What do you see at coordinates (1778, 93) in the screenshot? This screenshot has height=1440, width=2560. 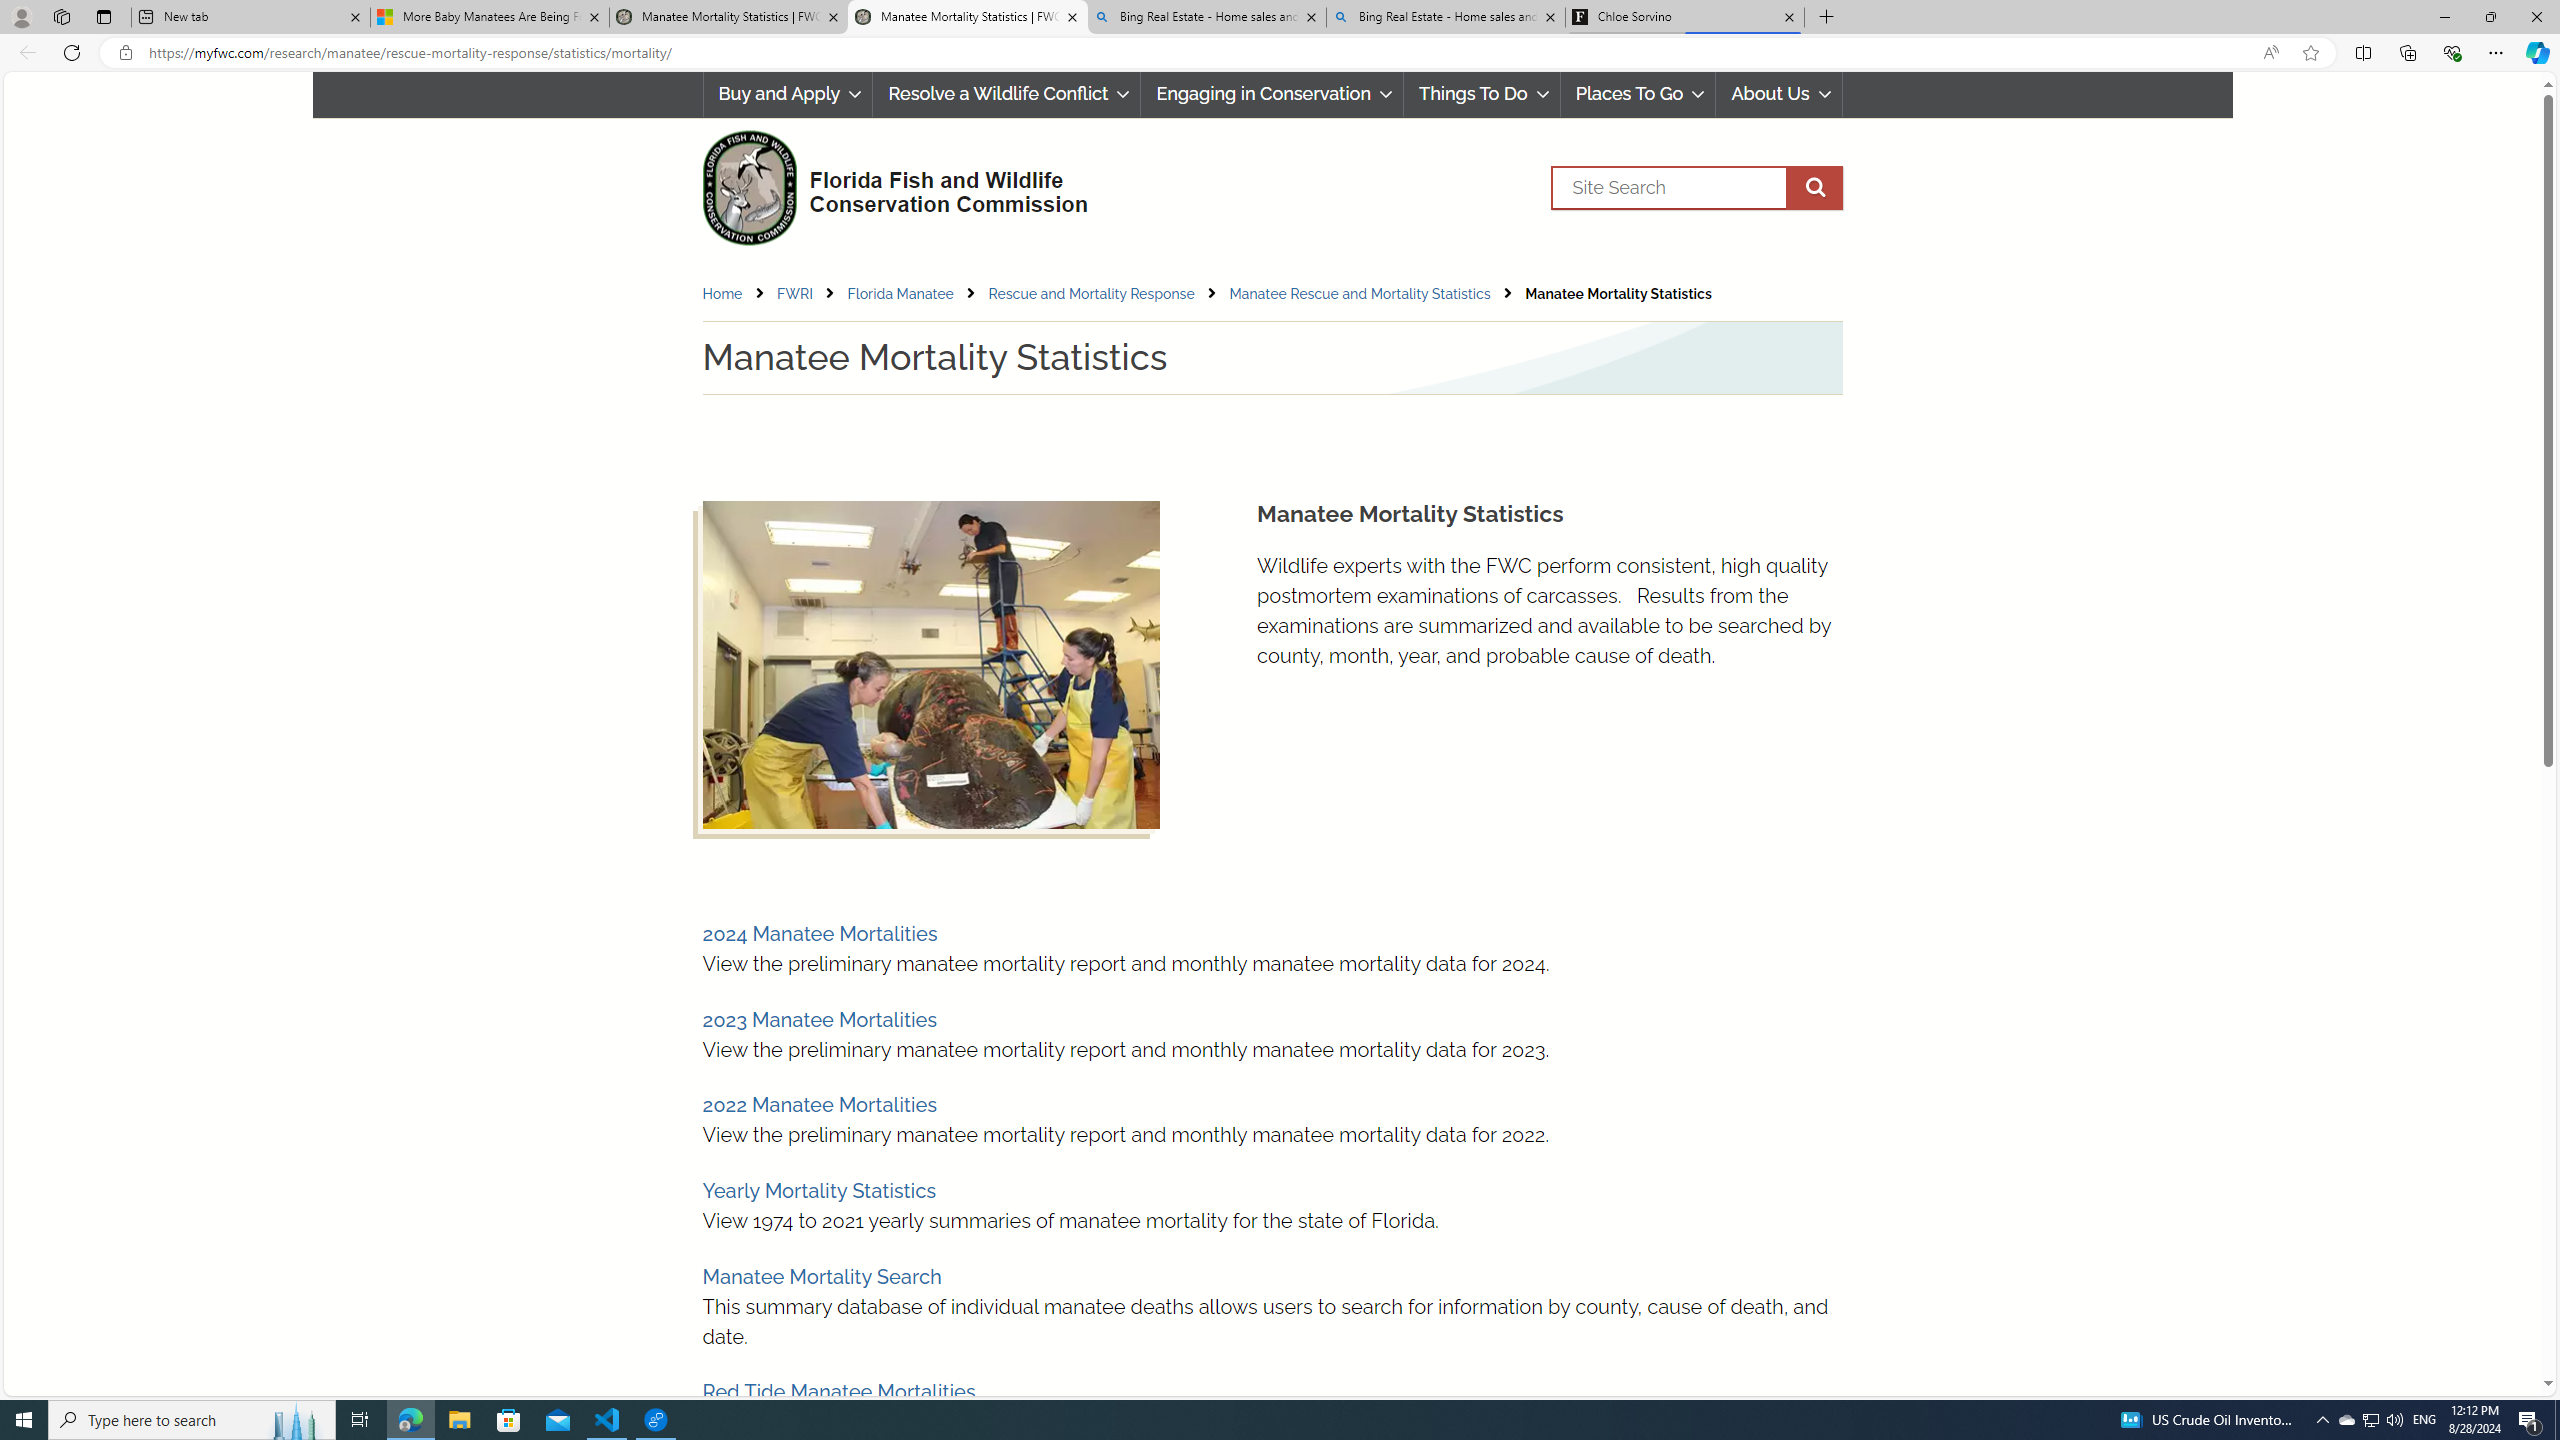 I see `'About Us'` at bounding box center [1778, 93].